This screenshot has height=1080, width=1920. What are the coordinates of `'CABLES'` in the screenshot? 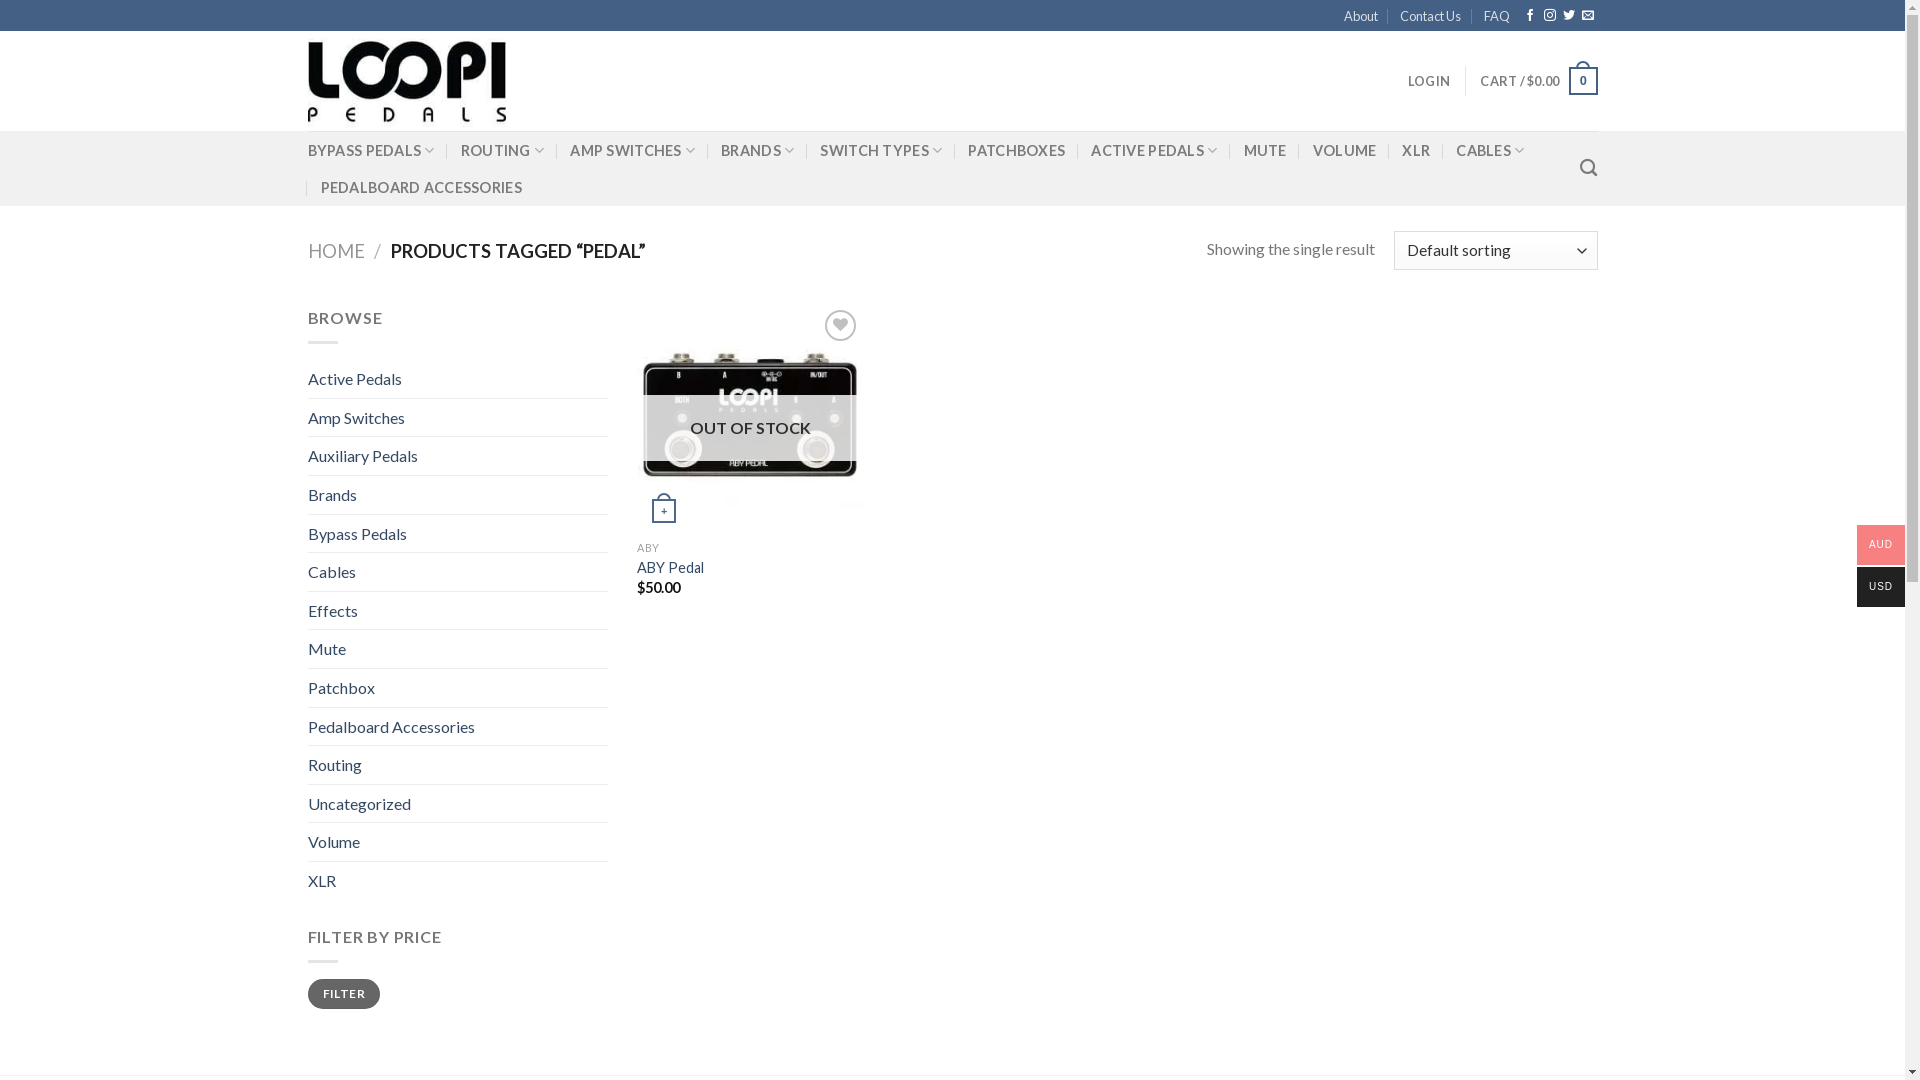 It's located at (1489, 149).